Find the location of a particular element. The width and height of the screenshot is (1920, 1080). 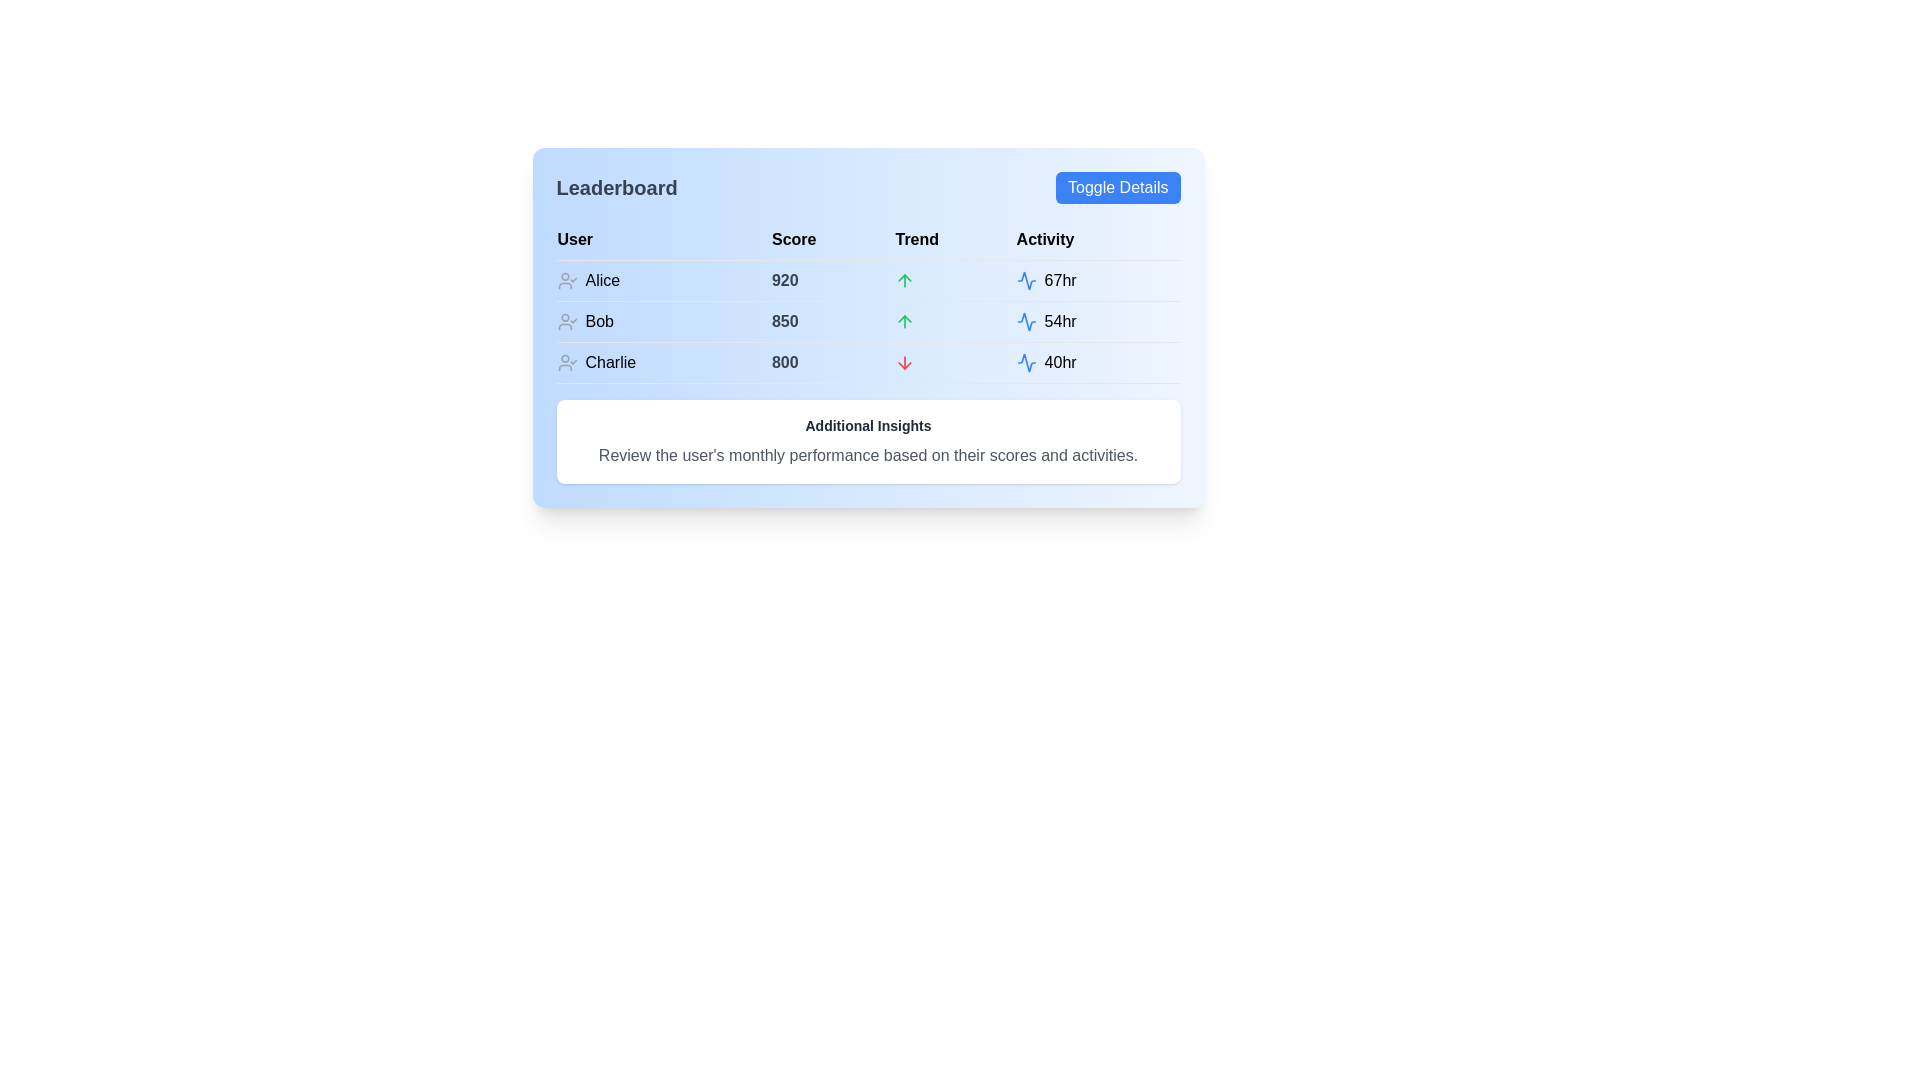

the text label displaying '67hr' located in the leaderboard interface under the 'Activity' column for 'Alice' is located at coordinates (1059, 281).